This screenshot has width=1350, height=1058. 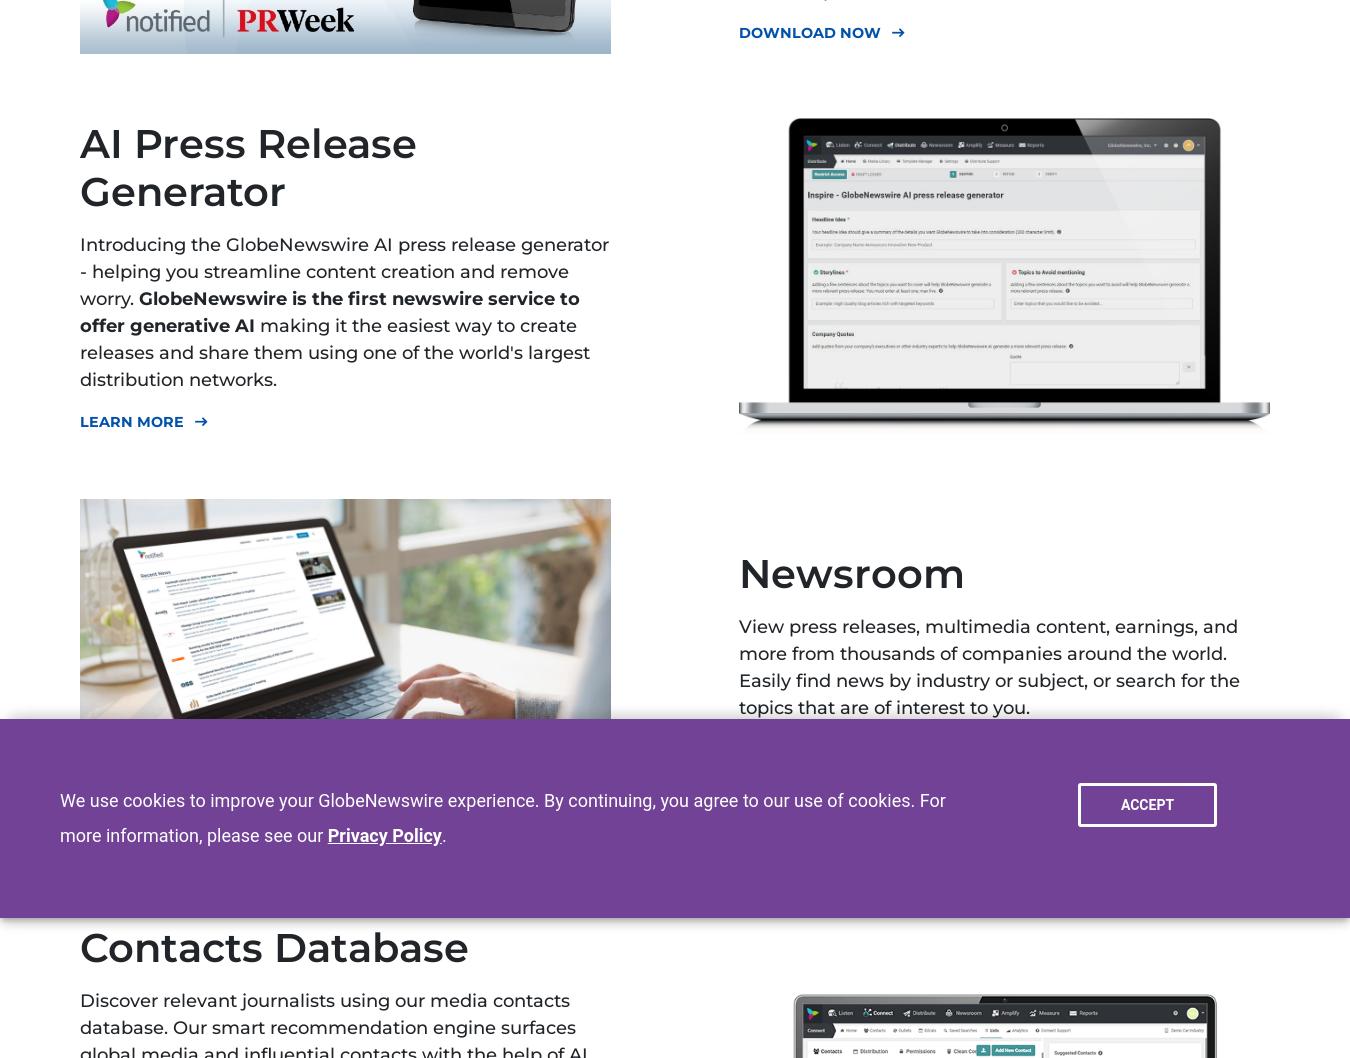 I want to click on 'Learn More', so click(x=132, y=420).